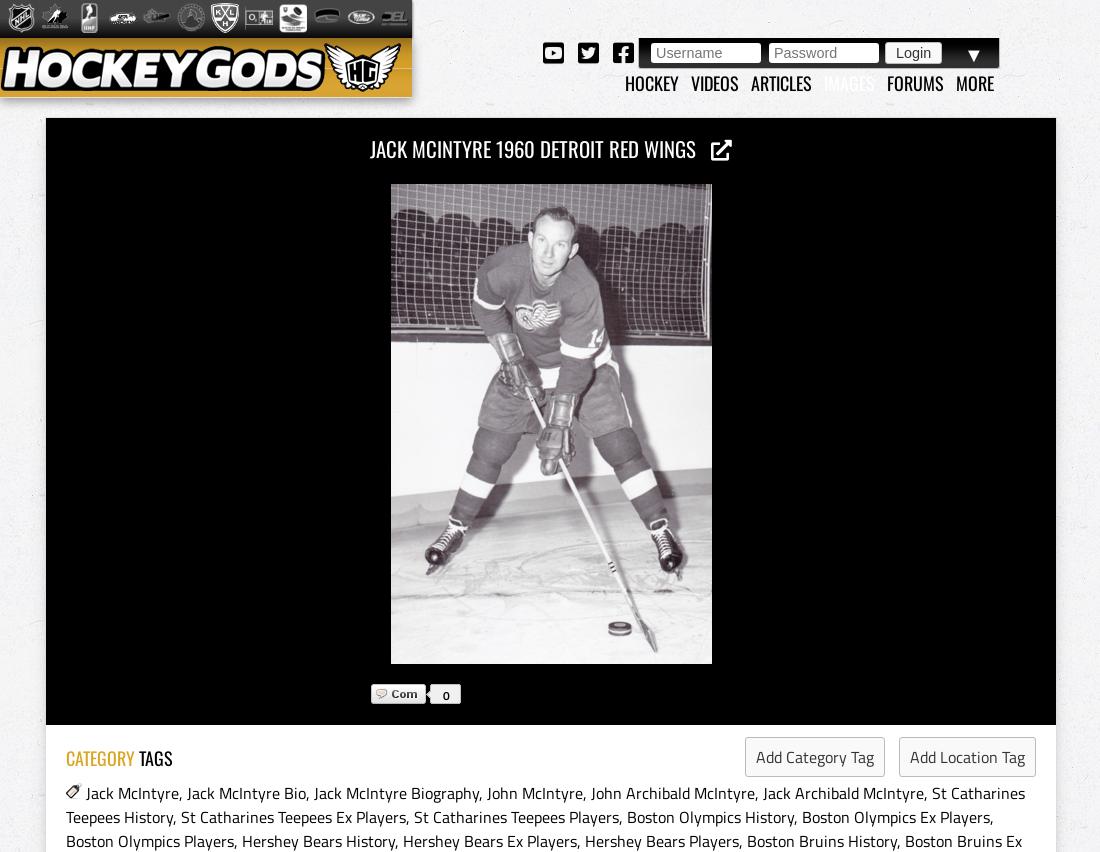  I want to click on 'More', so click(974, 81).